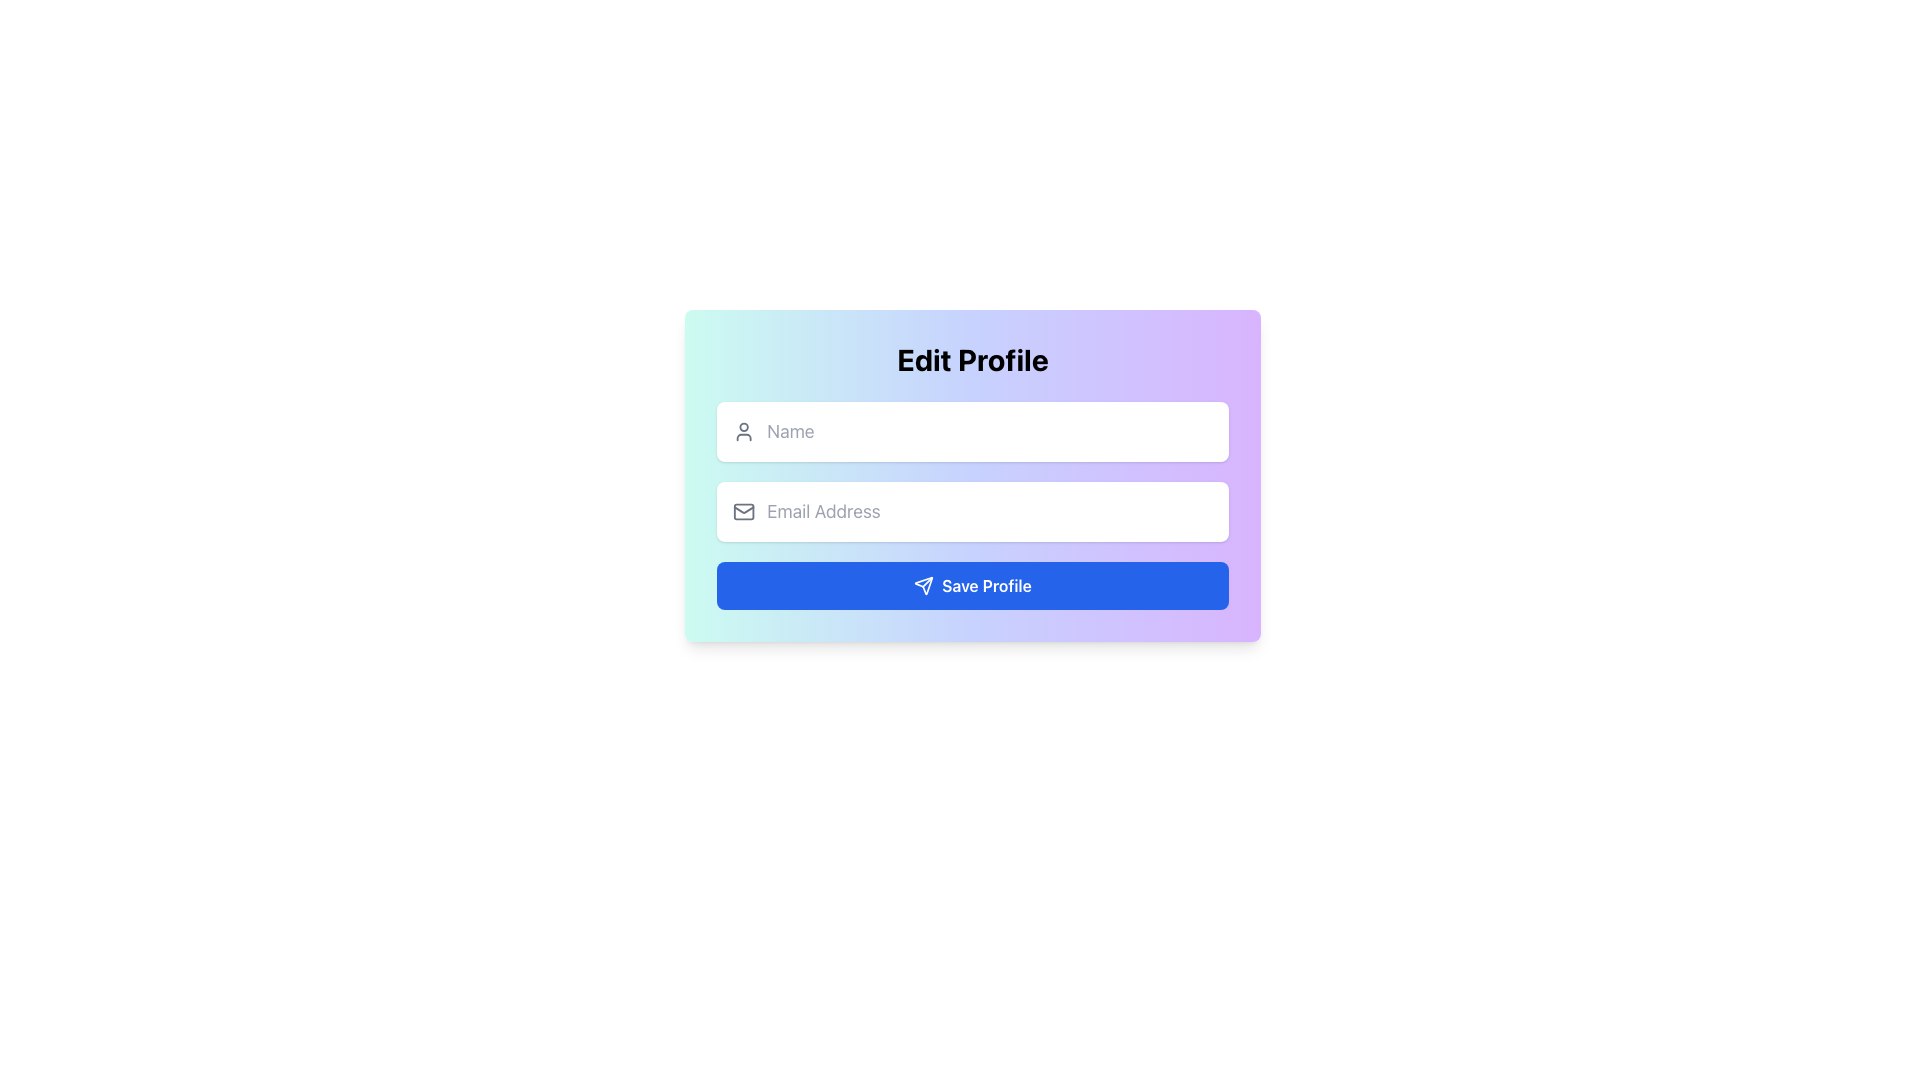 The width and height of the screenshot is (1920, 1080). I want to click on the confirmation button located at the bottom of the form panel, so click(973, 585).